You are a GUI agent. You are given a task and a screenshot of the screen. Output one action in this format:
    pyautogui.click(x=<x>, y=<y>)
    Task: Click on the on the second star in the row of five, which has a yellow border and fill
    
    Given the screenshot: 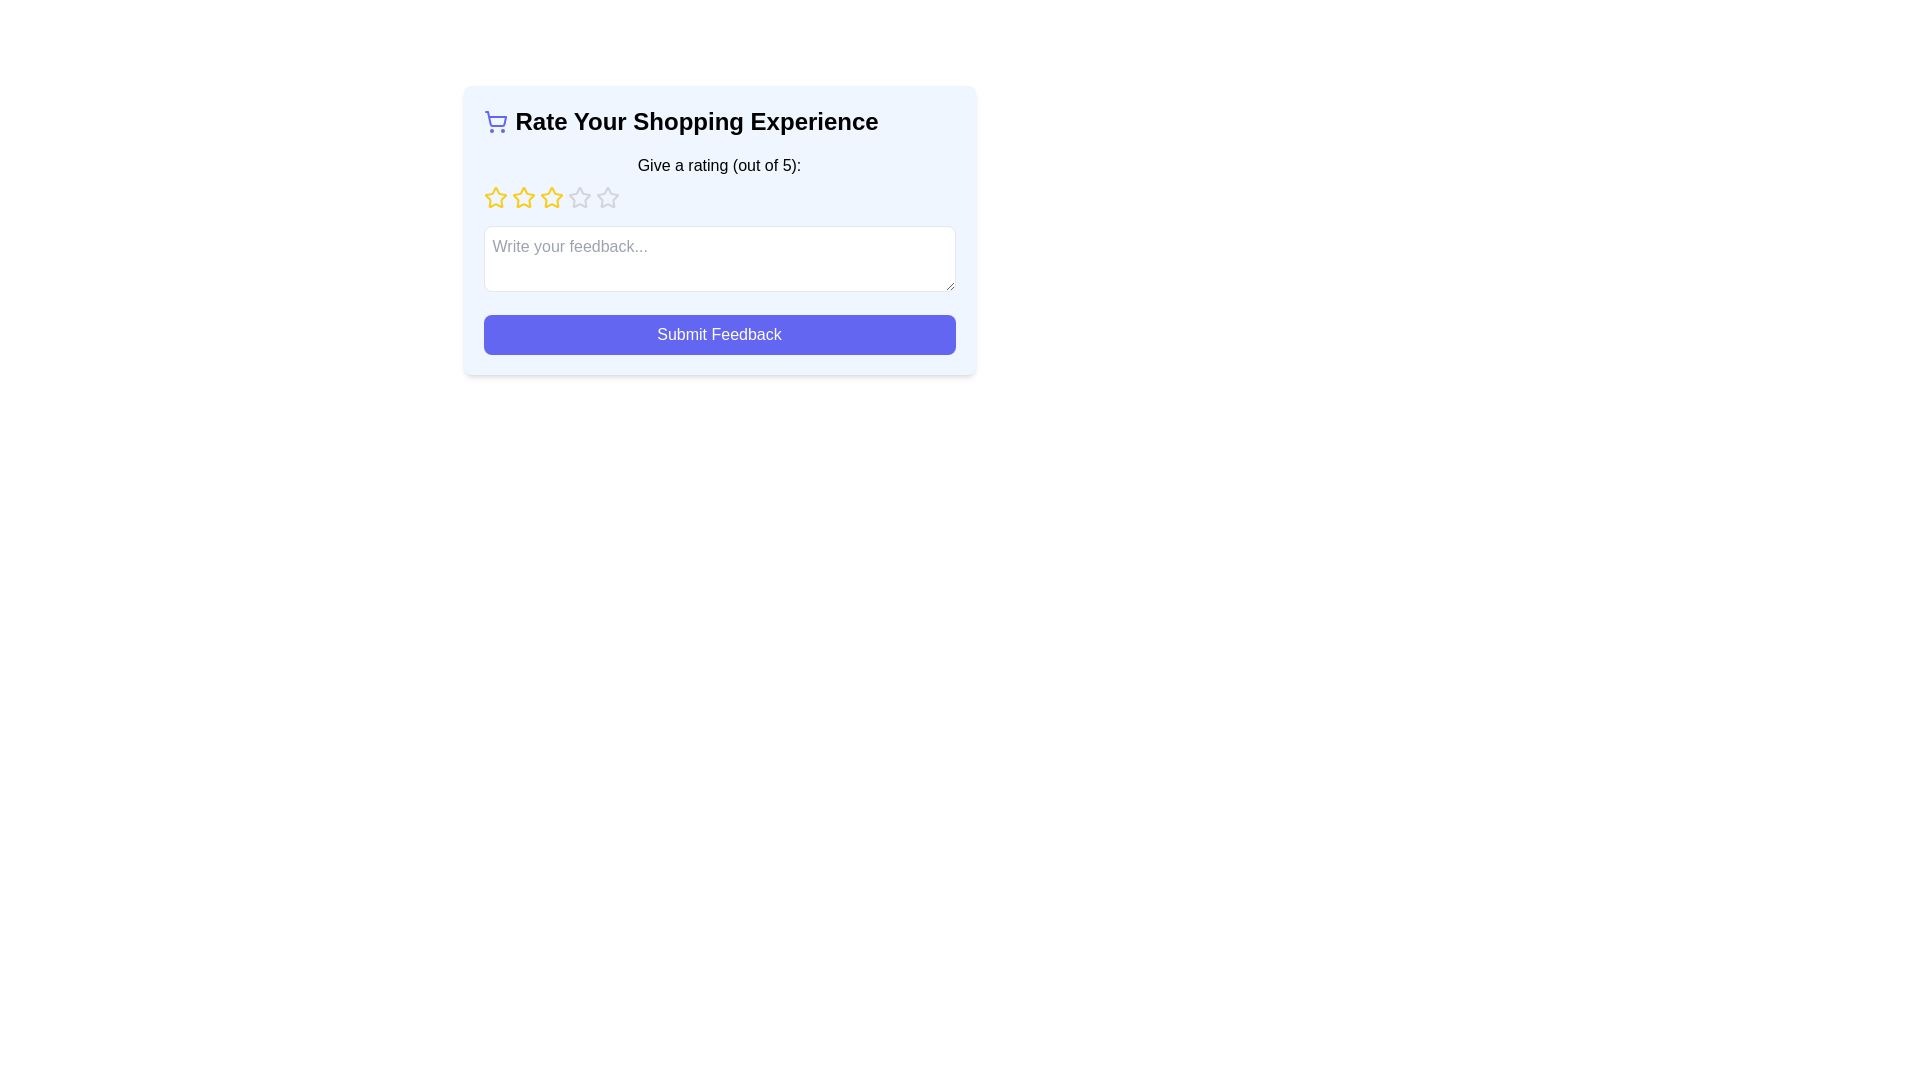 What is the action you would take?
    pyautogui.click(x=523, y=197)
    